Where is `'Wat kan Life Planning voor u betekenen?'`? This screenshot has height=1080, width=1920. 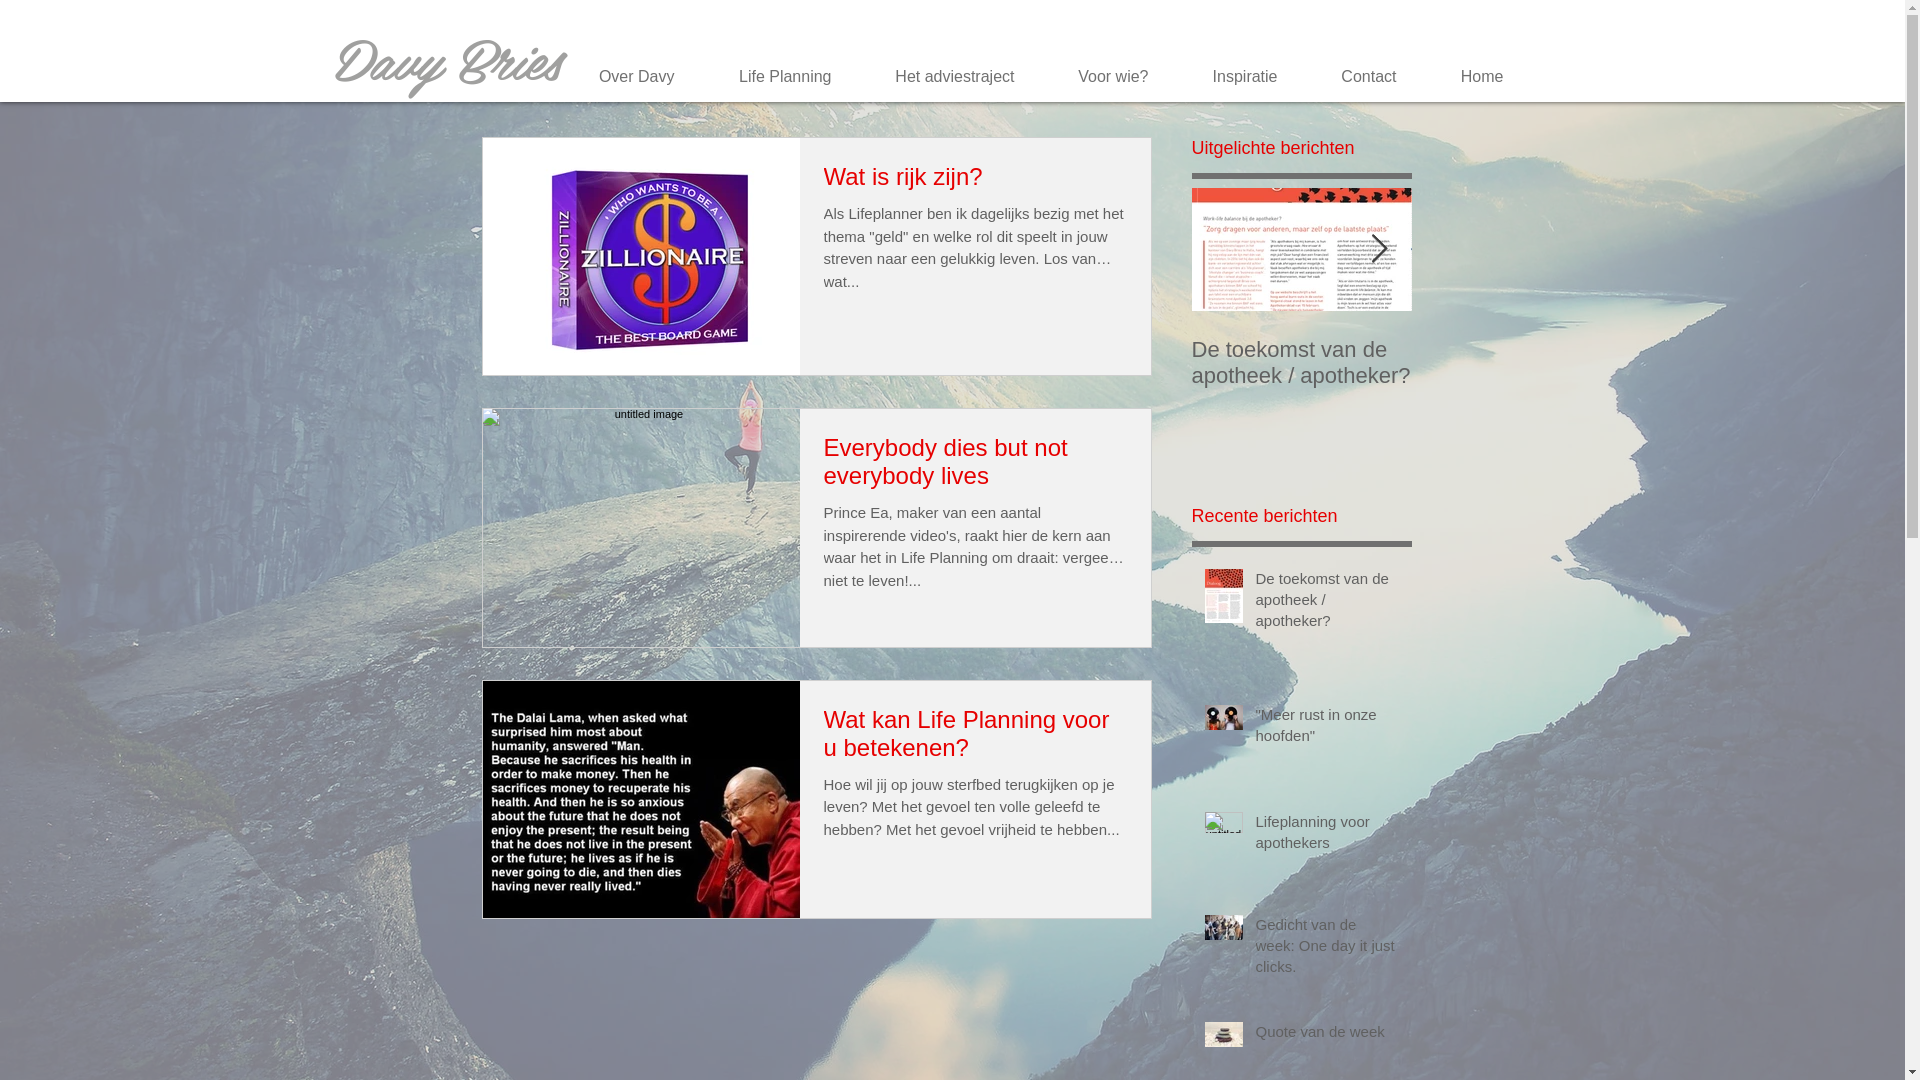
'Wat kan Life Planning voor u betekenen?' is located at coordinates (824, 738).